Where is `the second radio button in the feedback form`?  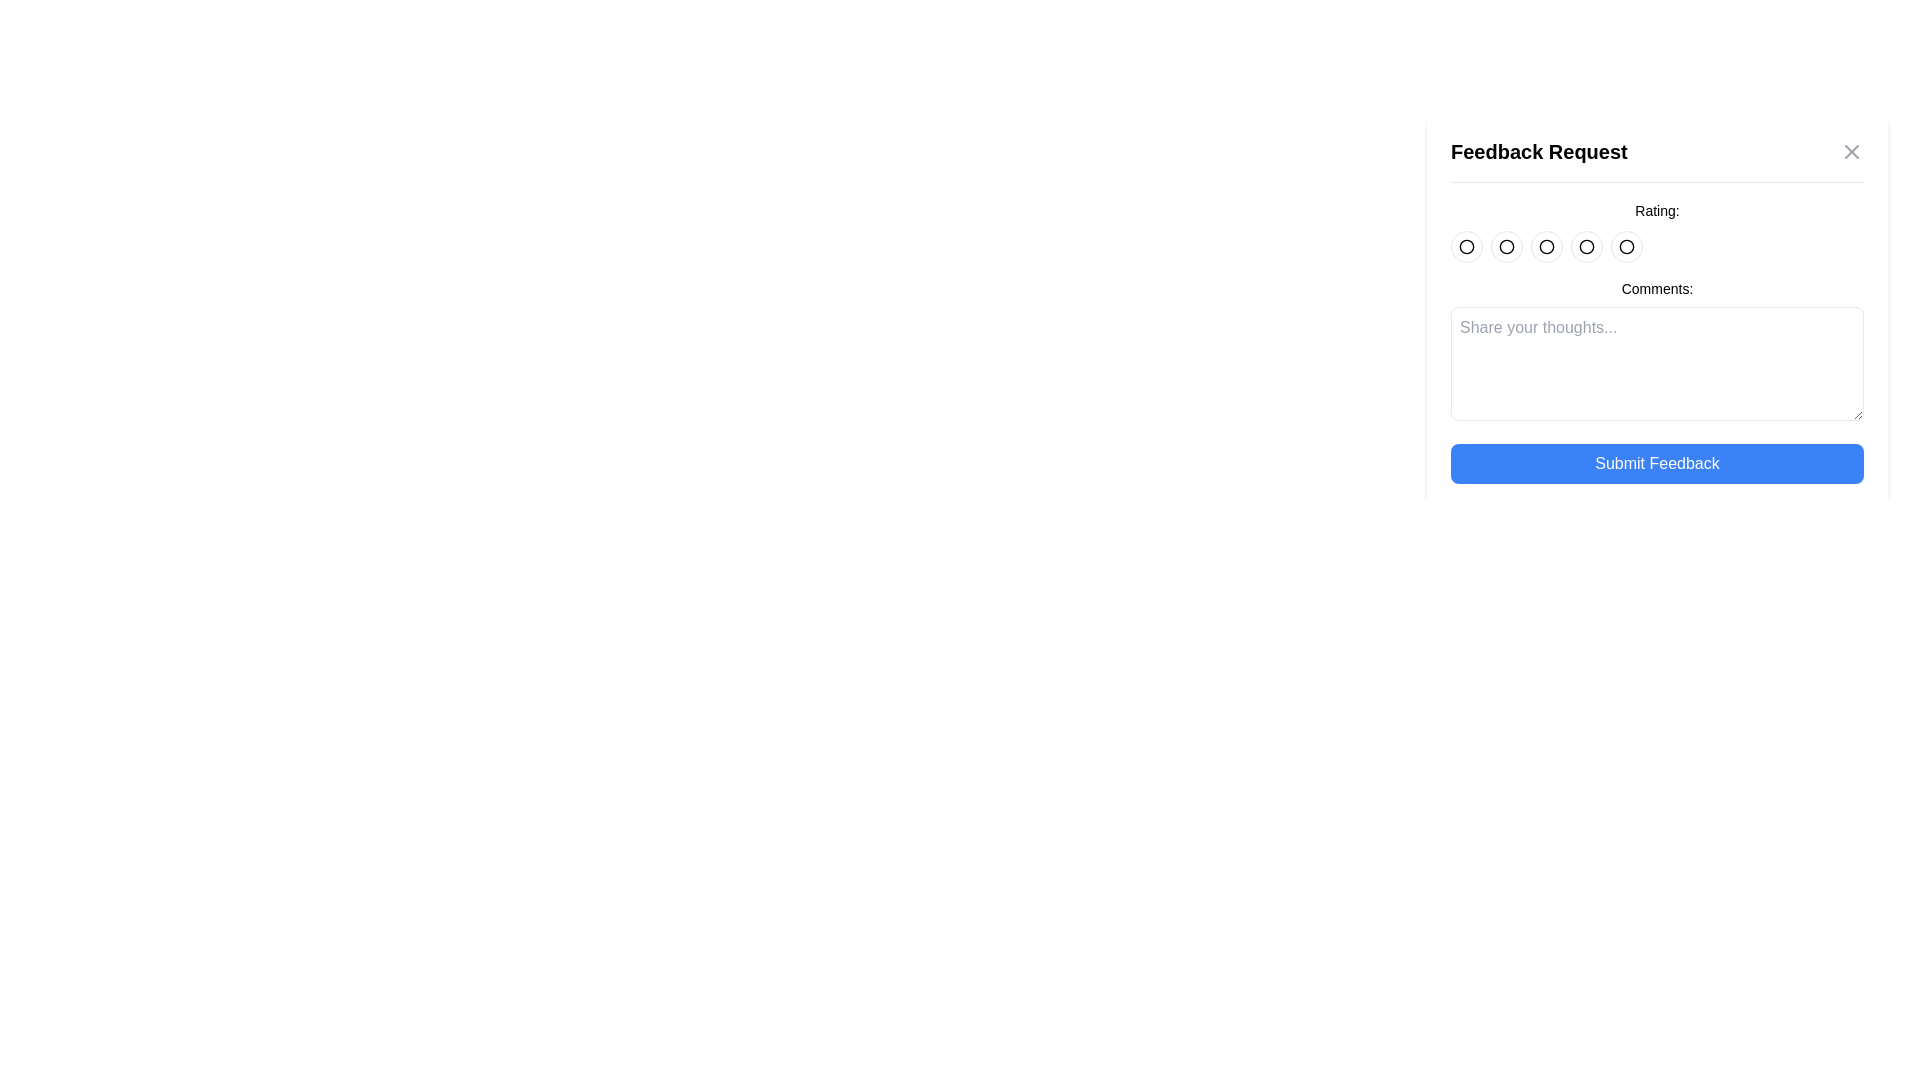 the second radio button in the feedback form is located at coordinates (1507, 245).